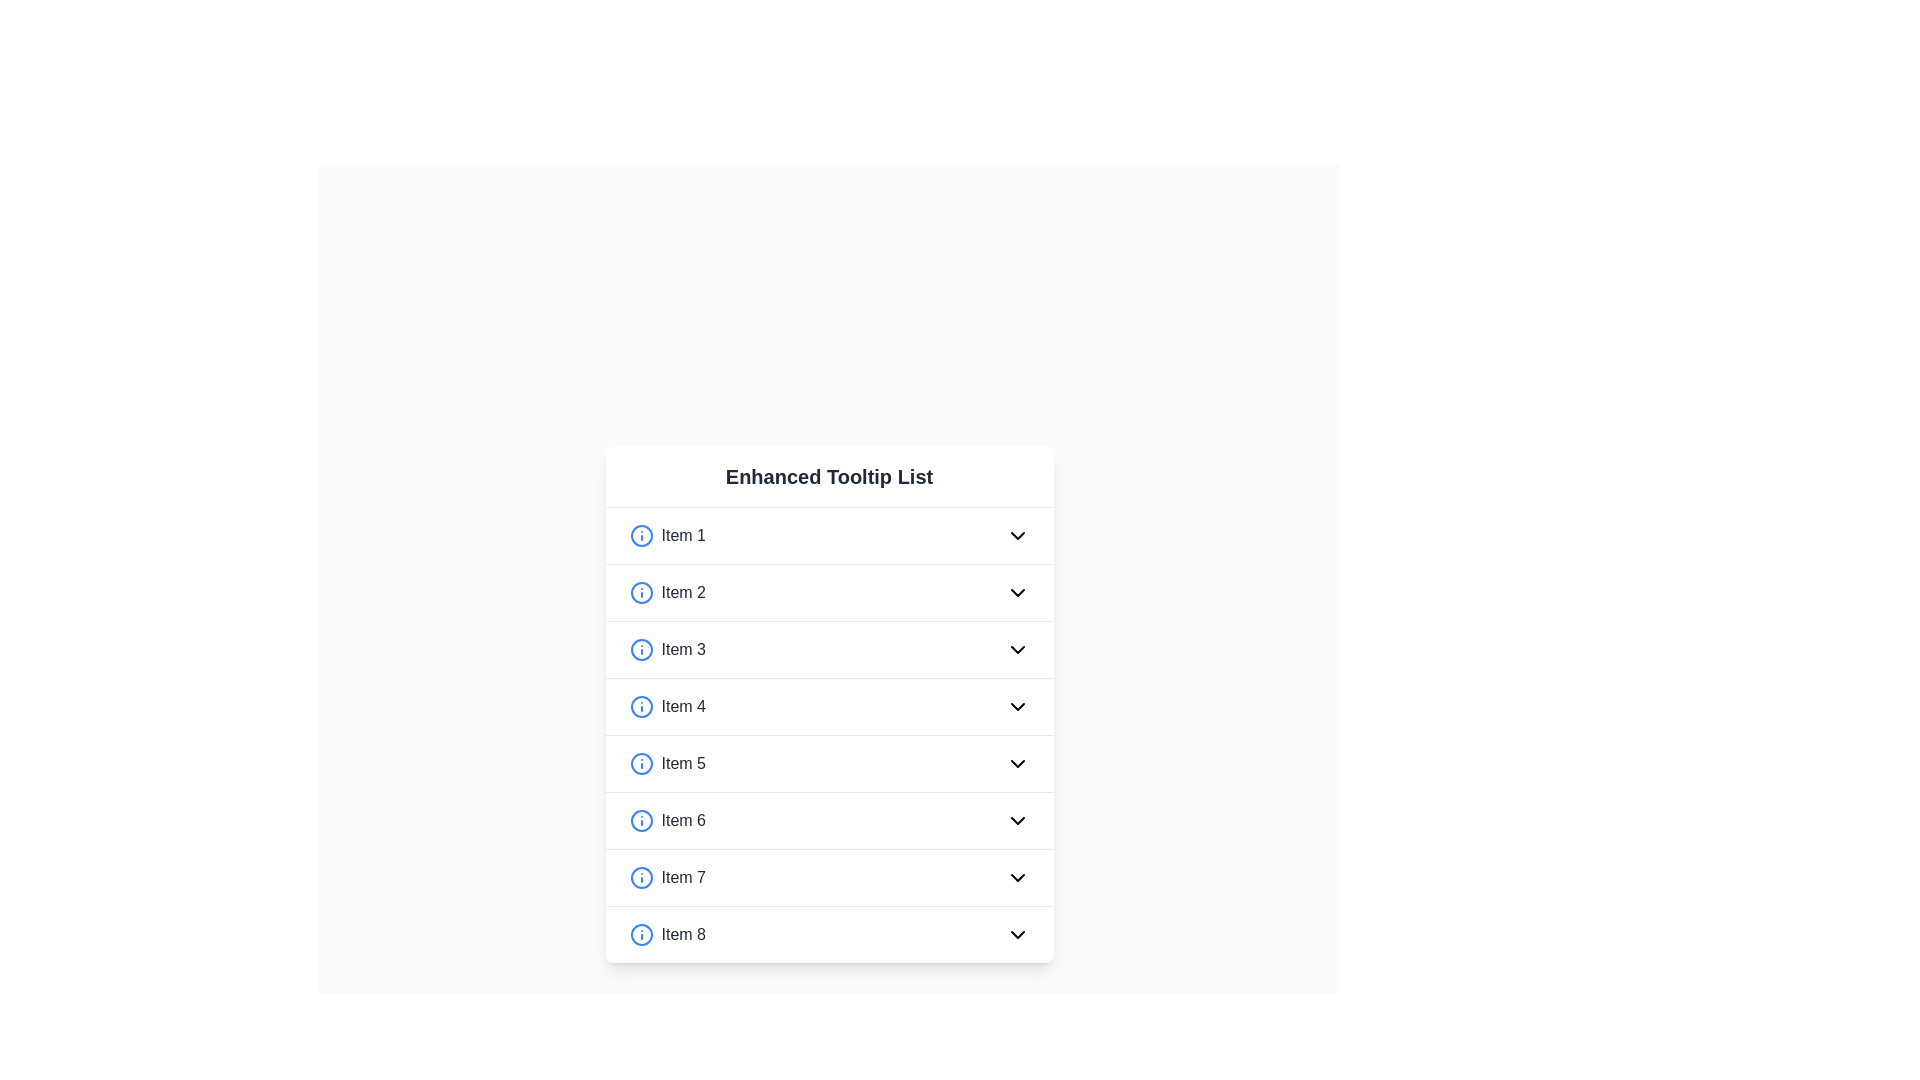  Describe the element at coordinates (1017, 763) in the screenshot. I see `the downward-facing chevron icon located at the far-right side of the list item labeled 'Item 5' to trigger additional interaction effects` at that location.